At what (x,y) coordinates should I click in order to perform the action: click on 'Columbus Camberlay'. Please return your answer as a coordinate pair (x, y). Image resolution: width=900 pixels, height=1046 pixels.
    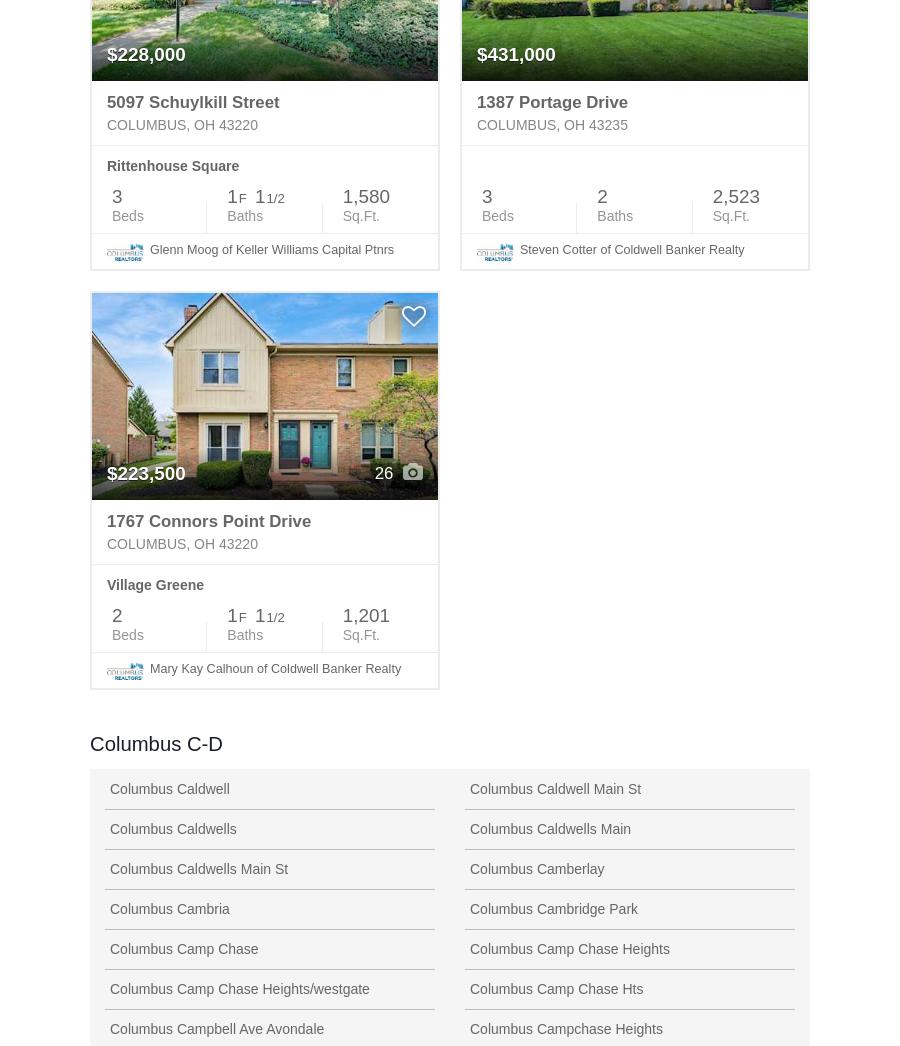
    Looking at the image, I should click on (536, 866).